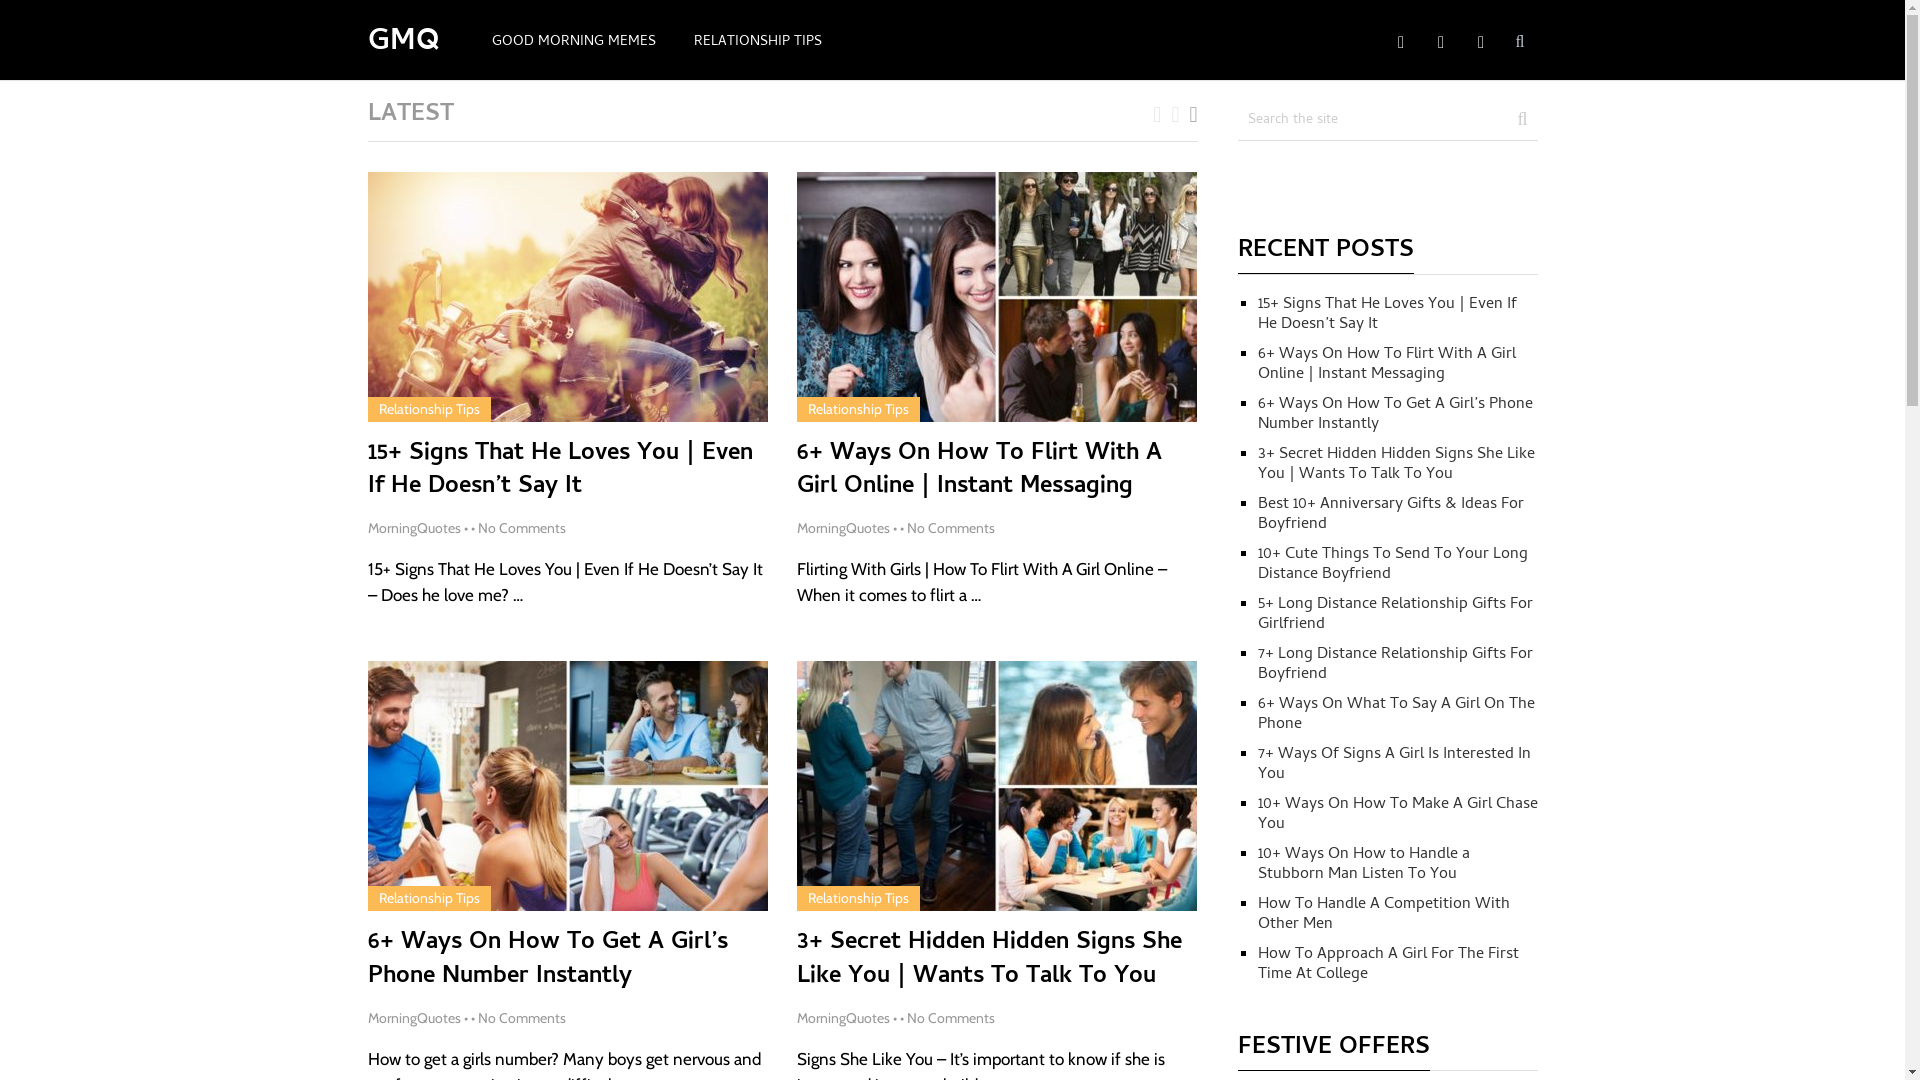 The width and height of the screenshot is (1920, 1080). Describe the element at coordinates (378, 897) in the screenshot. I see `'Relationship Tips'` at that location.